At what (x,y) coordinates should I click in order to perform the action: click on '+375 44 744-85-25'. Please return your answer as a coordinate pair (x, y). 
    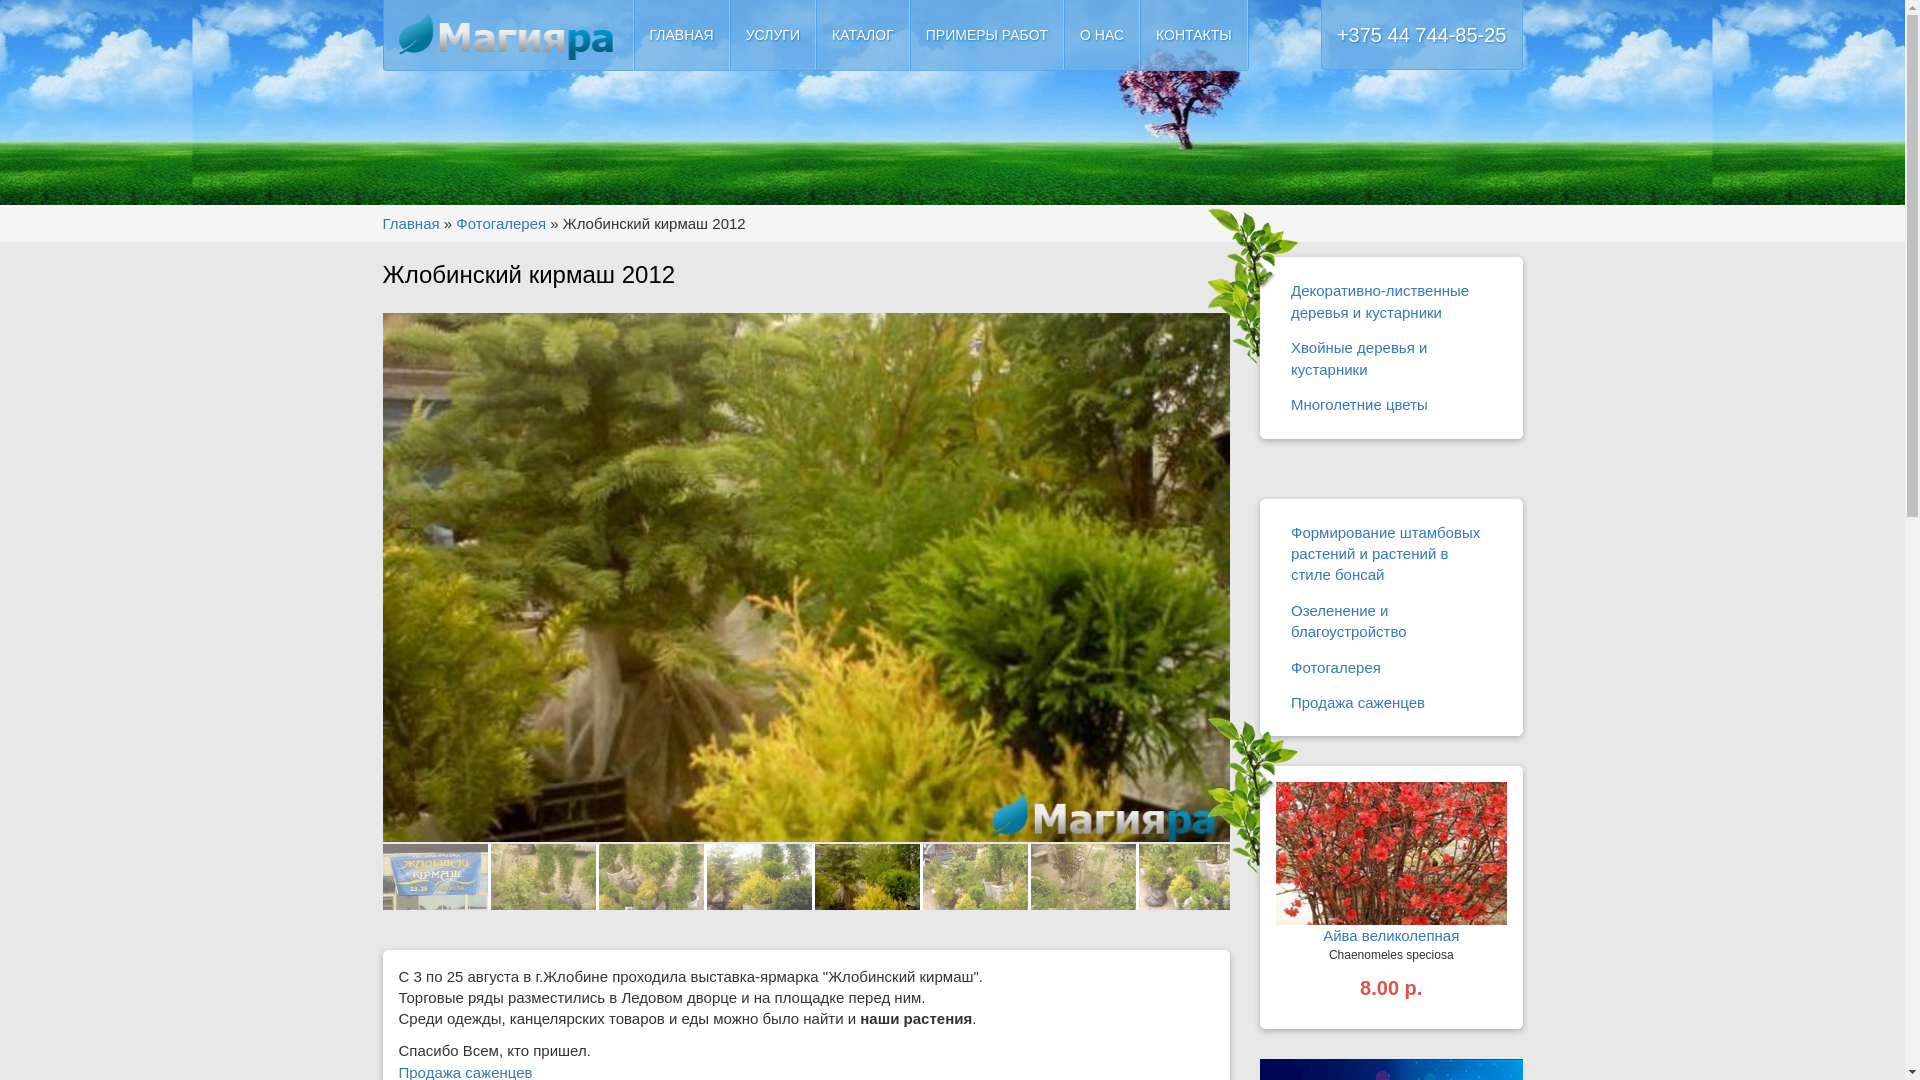
    Looking at the image, I should click on (1420, 34).